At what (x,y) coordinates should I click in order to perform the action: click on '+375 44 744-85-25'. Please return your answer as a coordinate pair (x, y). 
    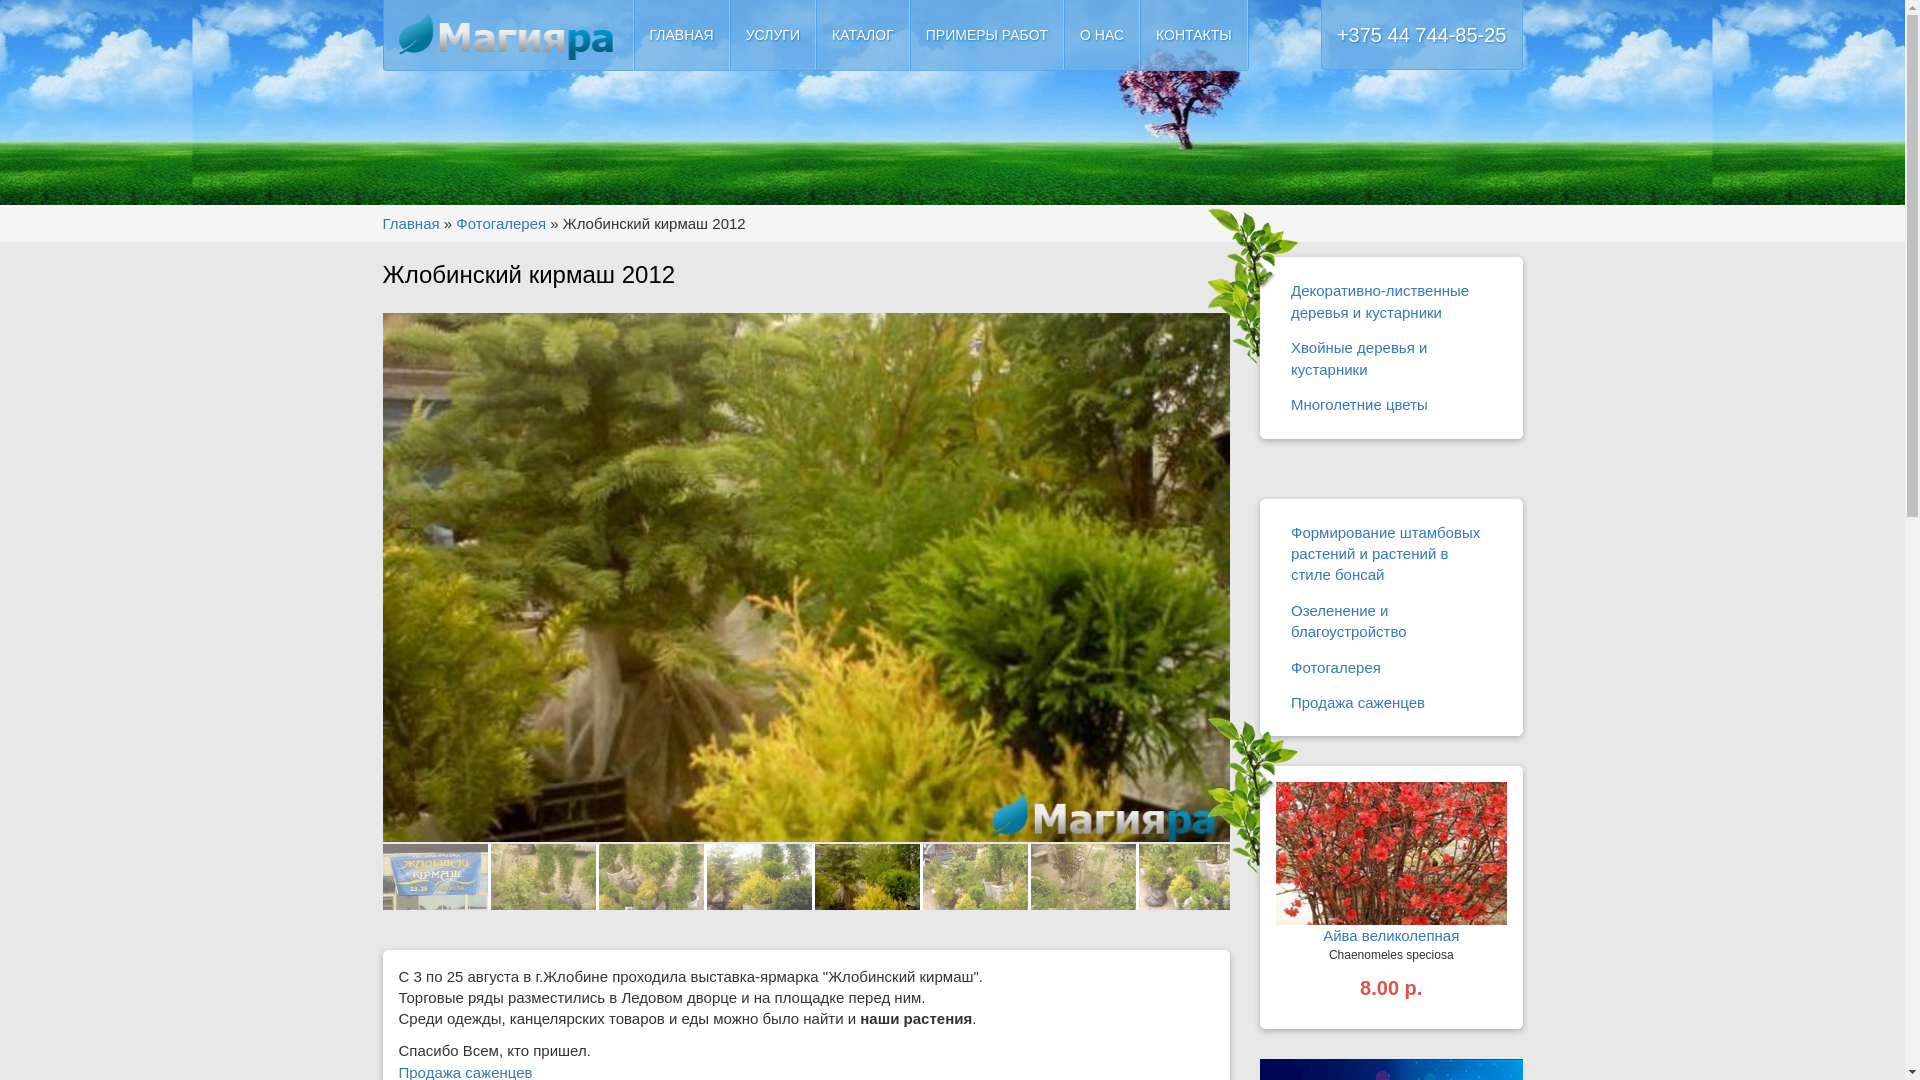
    Looking at the image, I should click on (1420, 34).